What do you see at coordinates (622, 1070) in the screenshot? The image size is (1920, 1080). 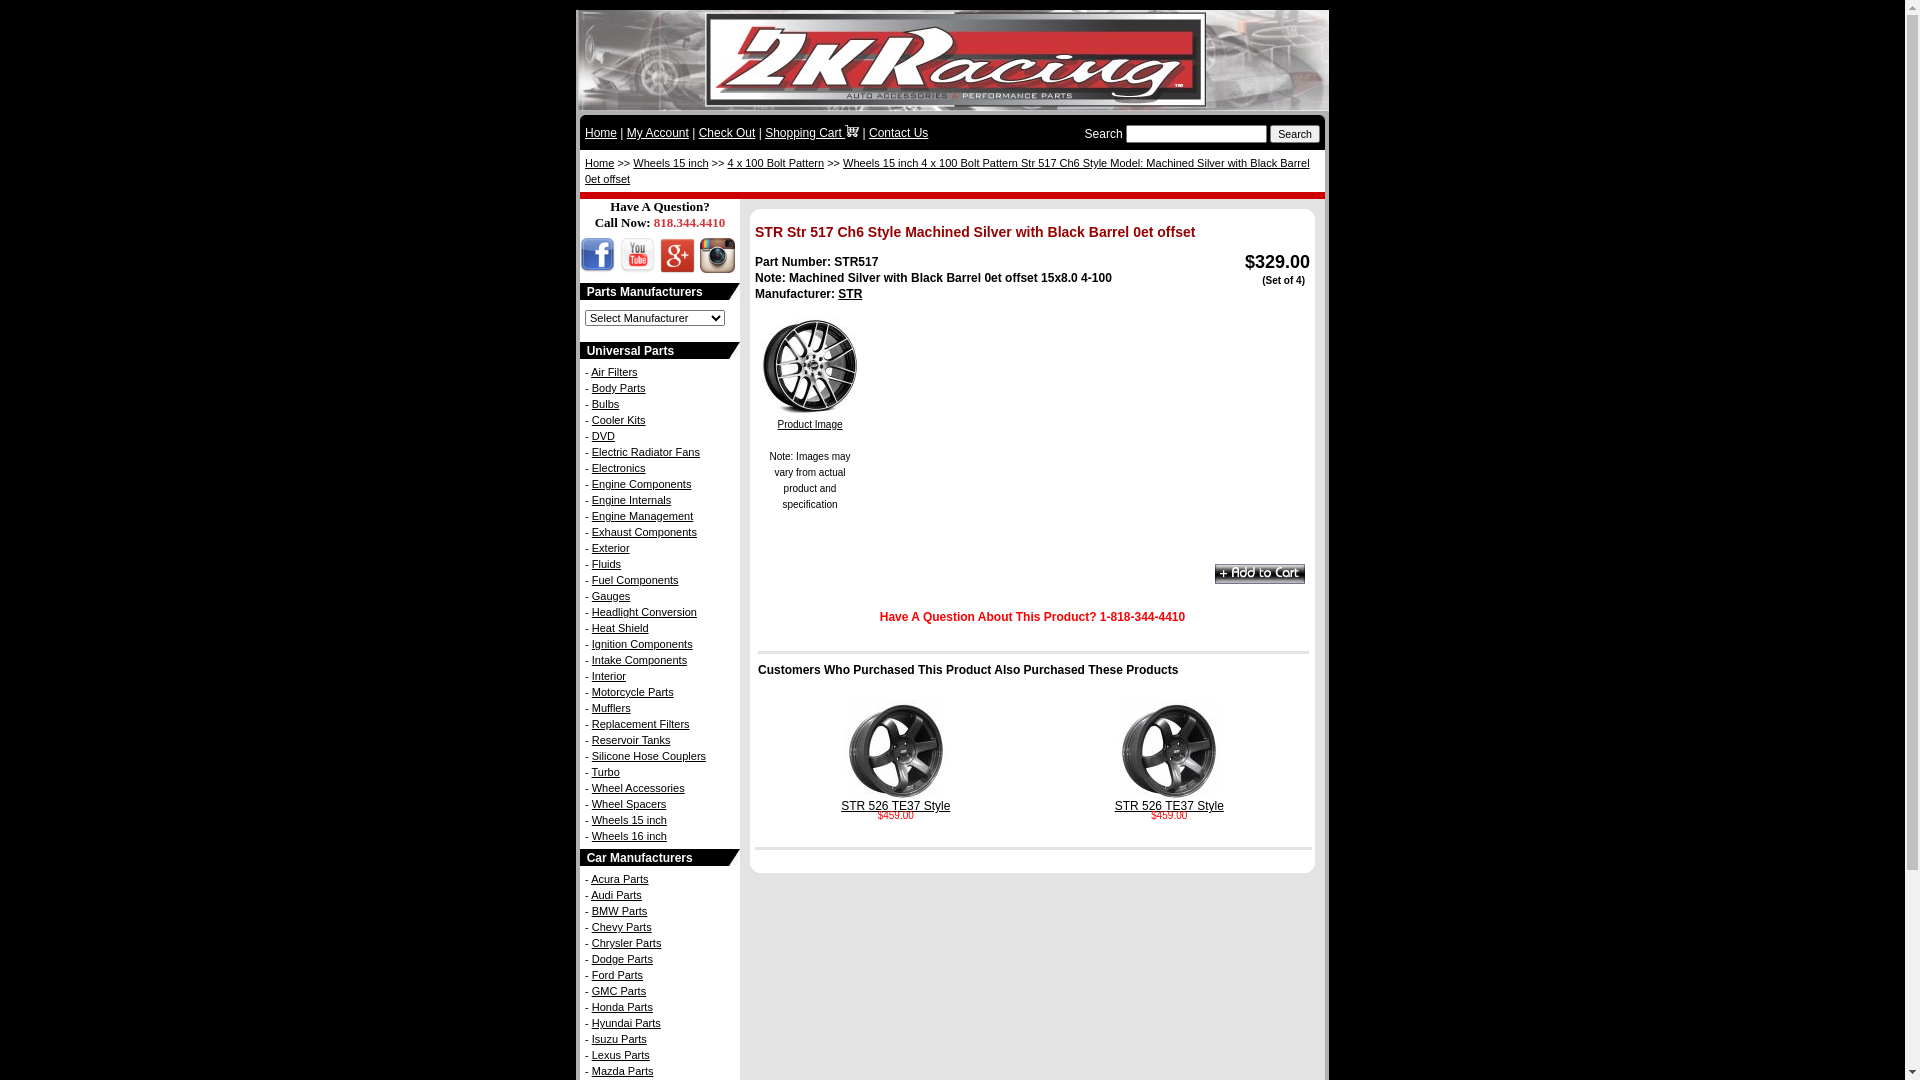 I see `'Mazda Parts'` at bounding box center [622, 1070].